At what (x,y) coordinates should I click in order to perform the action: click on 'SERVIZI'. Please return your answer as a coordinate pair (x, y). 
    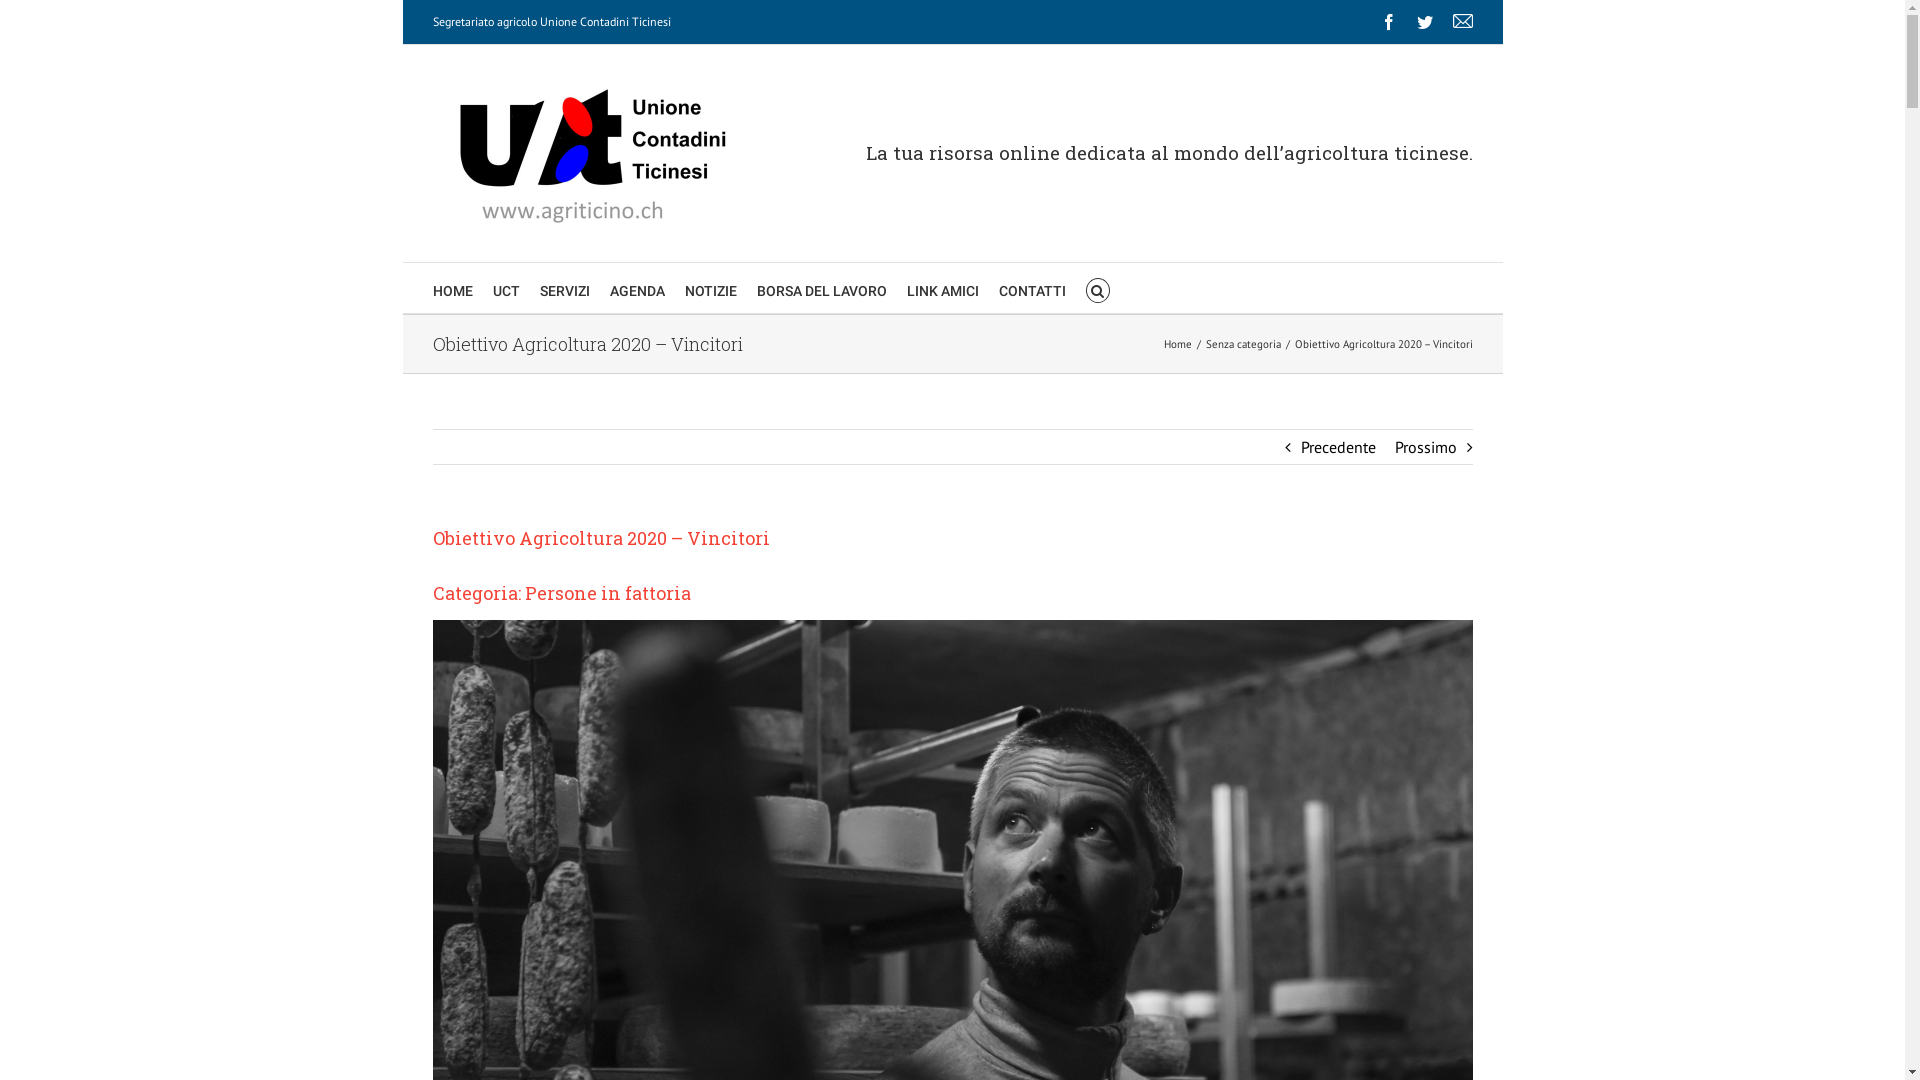
    Looking at the image, I should click on (564, 288).